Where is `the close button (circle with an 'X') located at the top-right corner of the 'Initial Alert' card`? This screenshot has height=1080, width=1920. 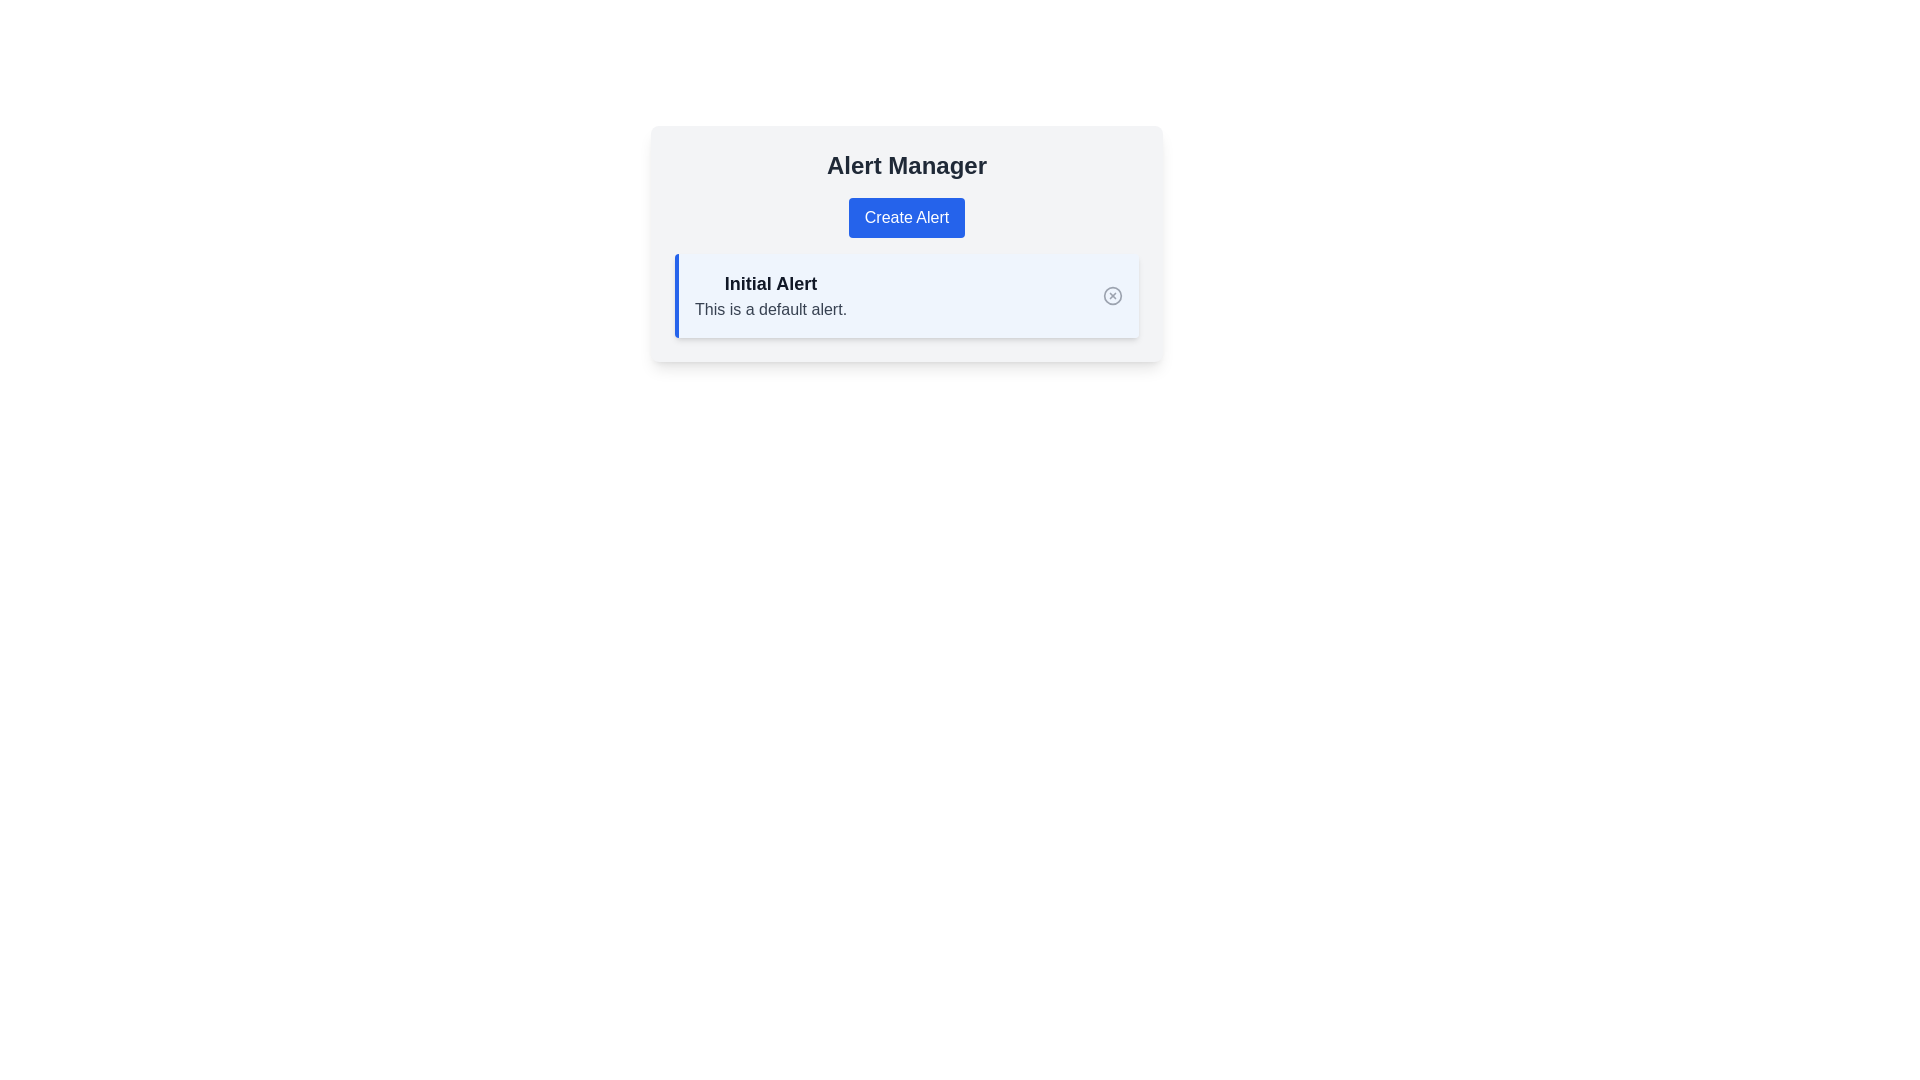
the close button (circle with an 'X') located at the top-right corner of the 'Initial Alert' card is located at coordinates (1112, 296).